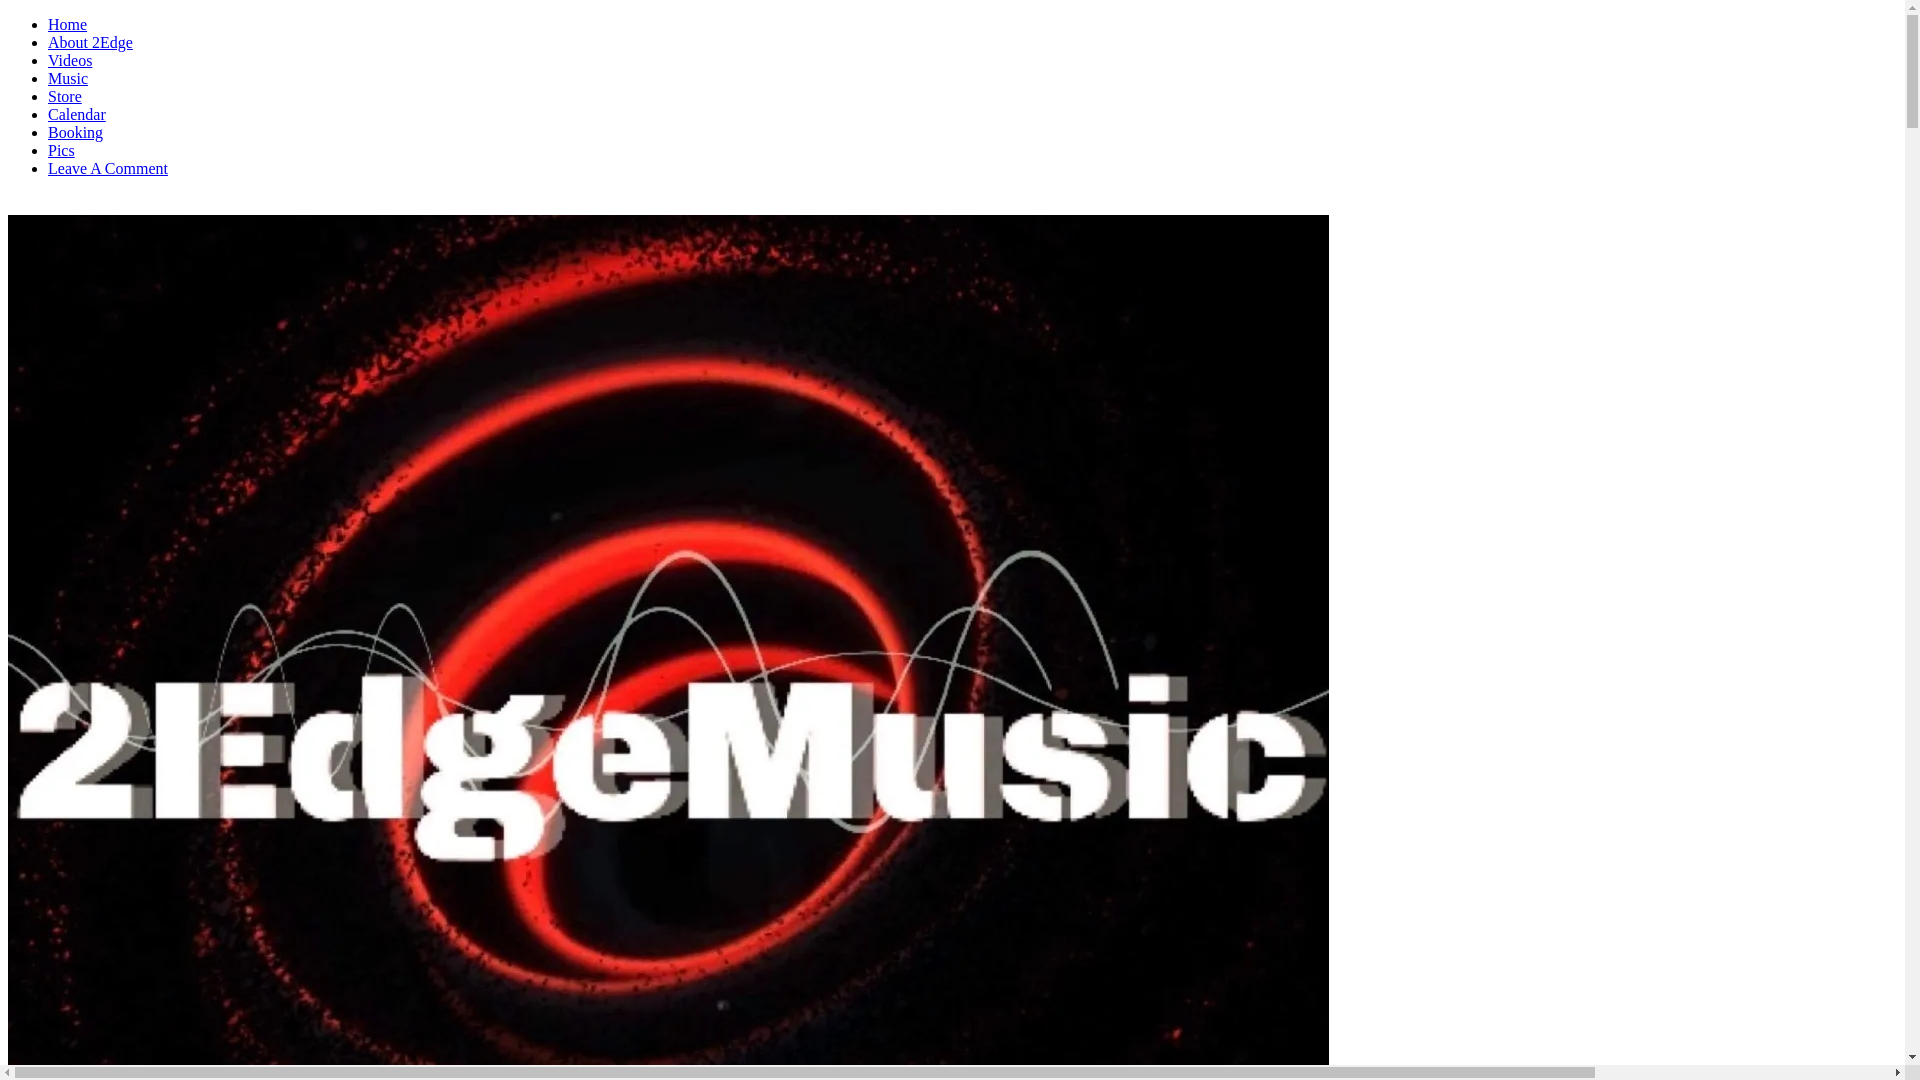 The image size is (1920, 1080). What do you see at coordinates (48, 96) in the screenshot?
I see `'Store'` at bounding box center [48, 96].